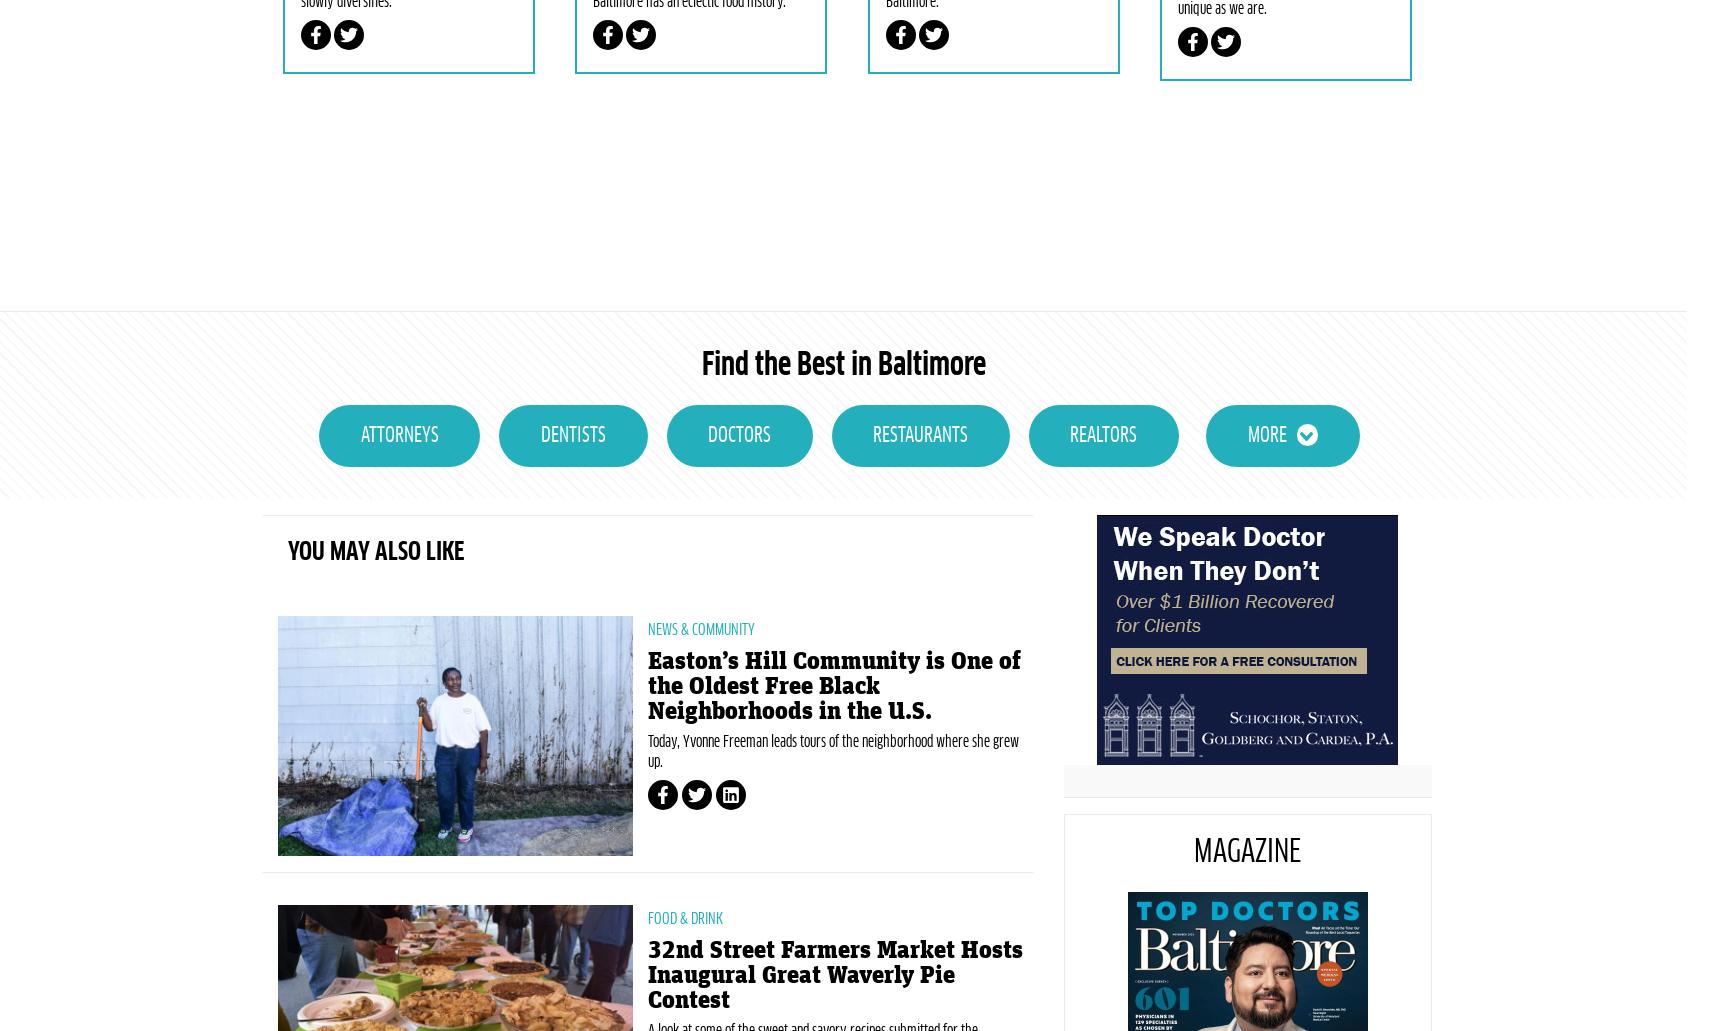 The width and height of the screenshot is (1710, 1031). What do you see at coordinates (833, 790) in the screenshot?
I see `'Easton’s Hill Community is One of the Oldest Free Black Neighborhoods in the U.S.'` at bounding box center [833, 790].